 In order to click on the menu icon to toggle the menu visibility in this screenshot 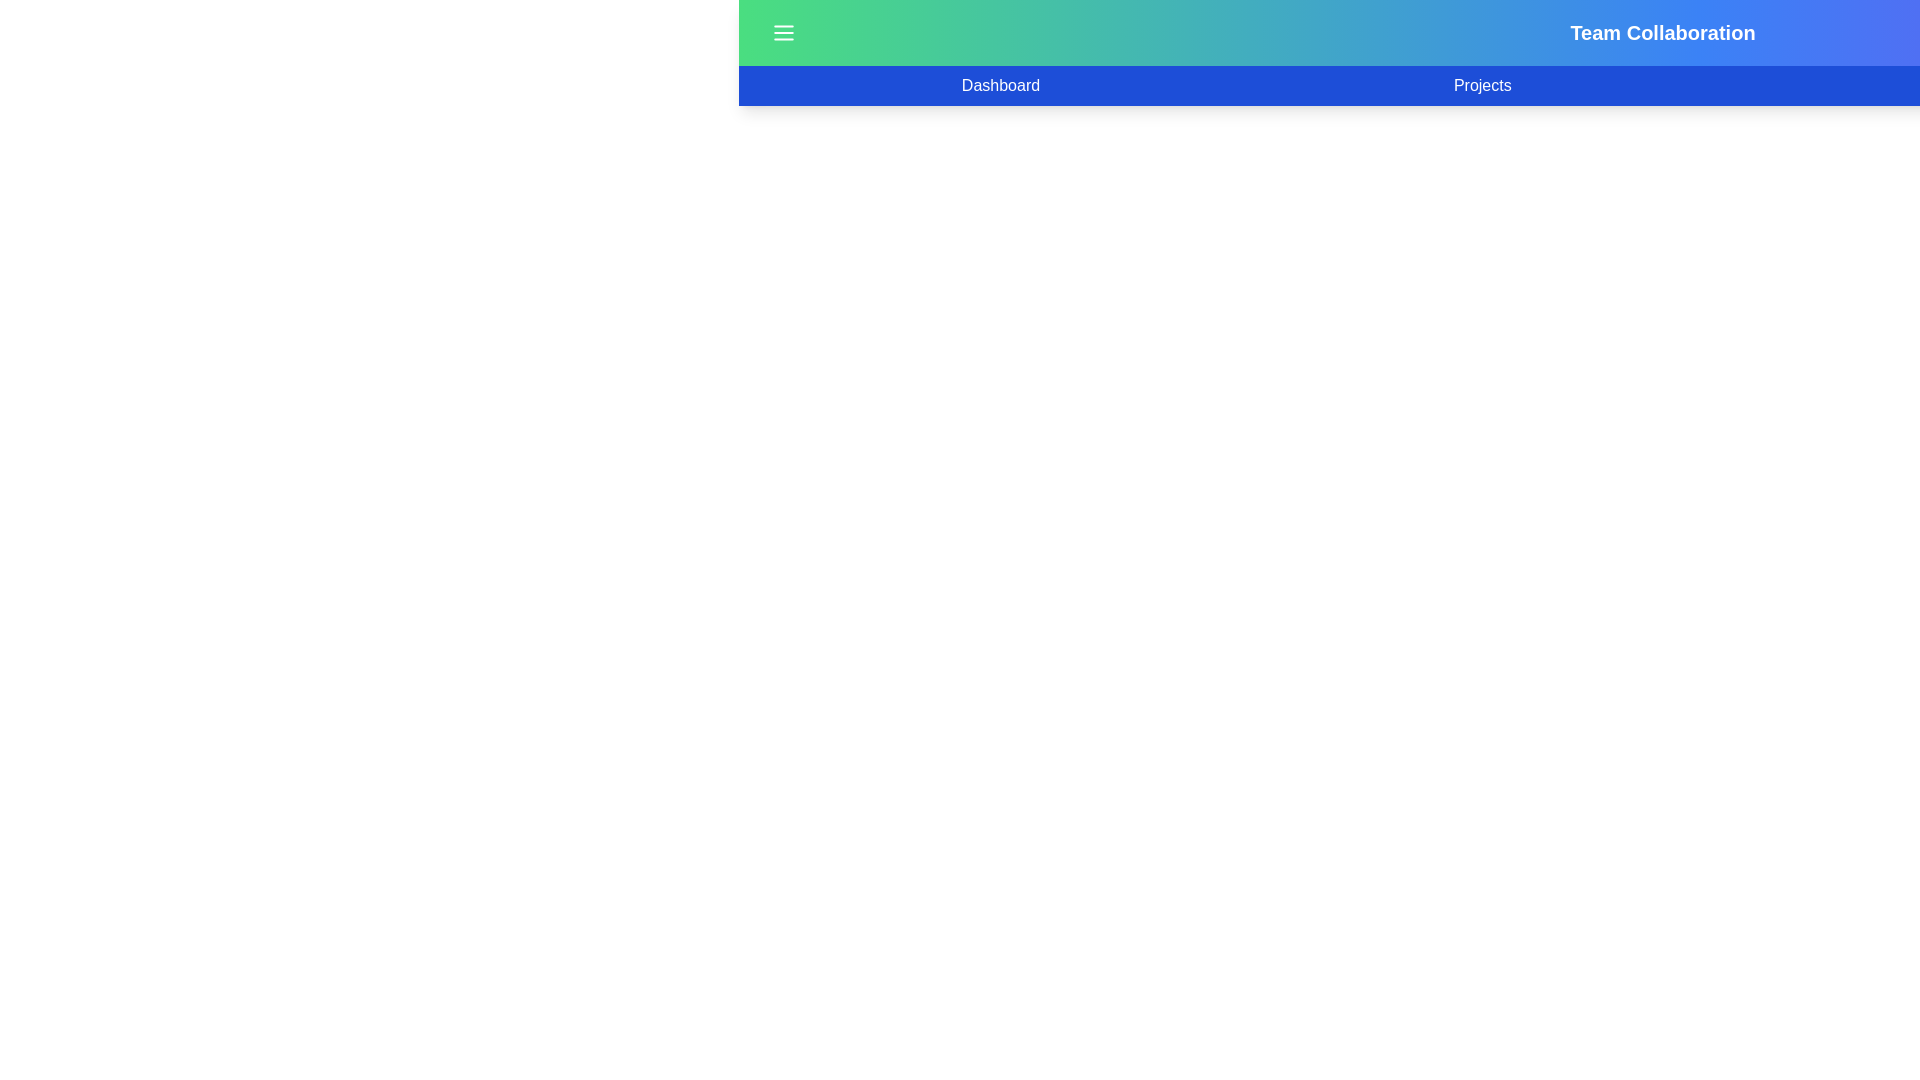, I will do `click(782, 33)`.